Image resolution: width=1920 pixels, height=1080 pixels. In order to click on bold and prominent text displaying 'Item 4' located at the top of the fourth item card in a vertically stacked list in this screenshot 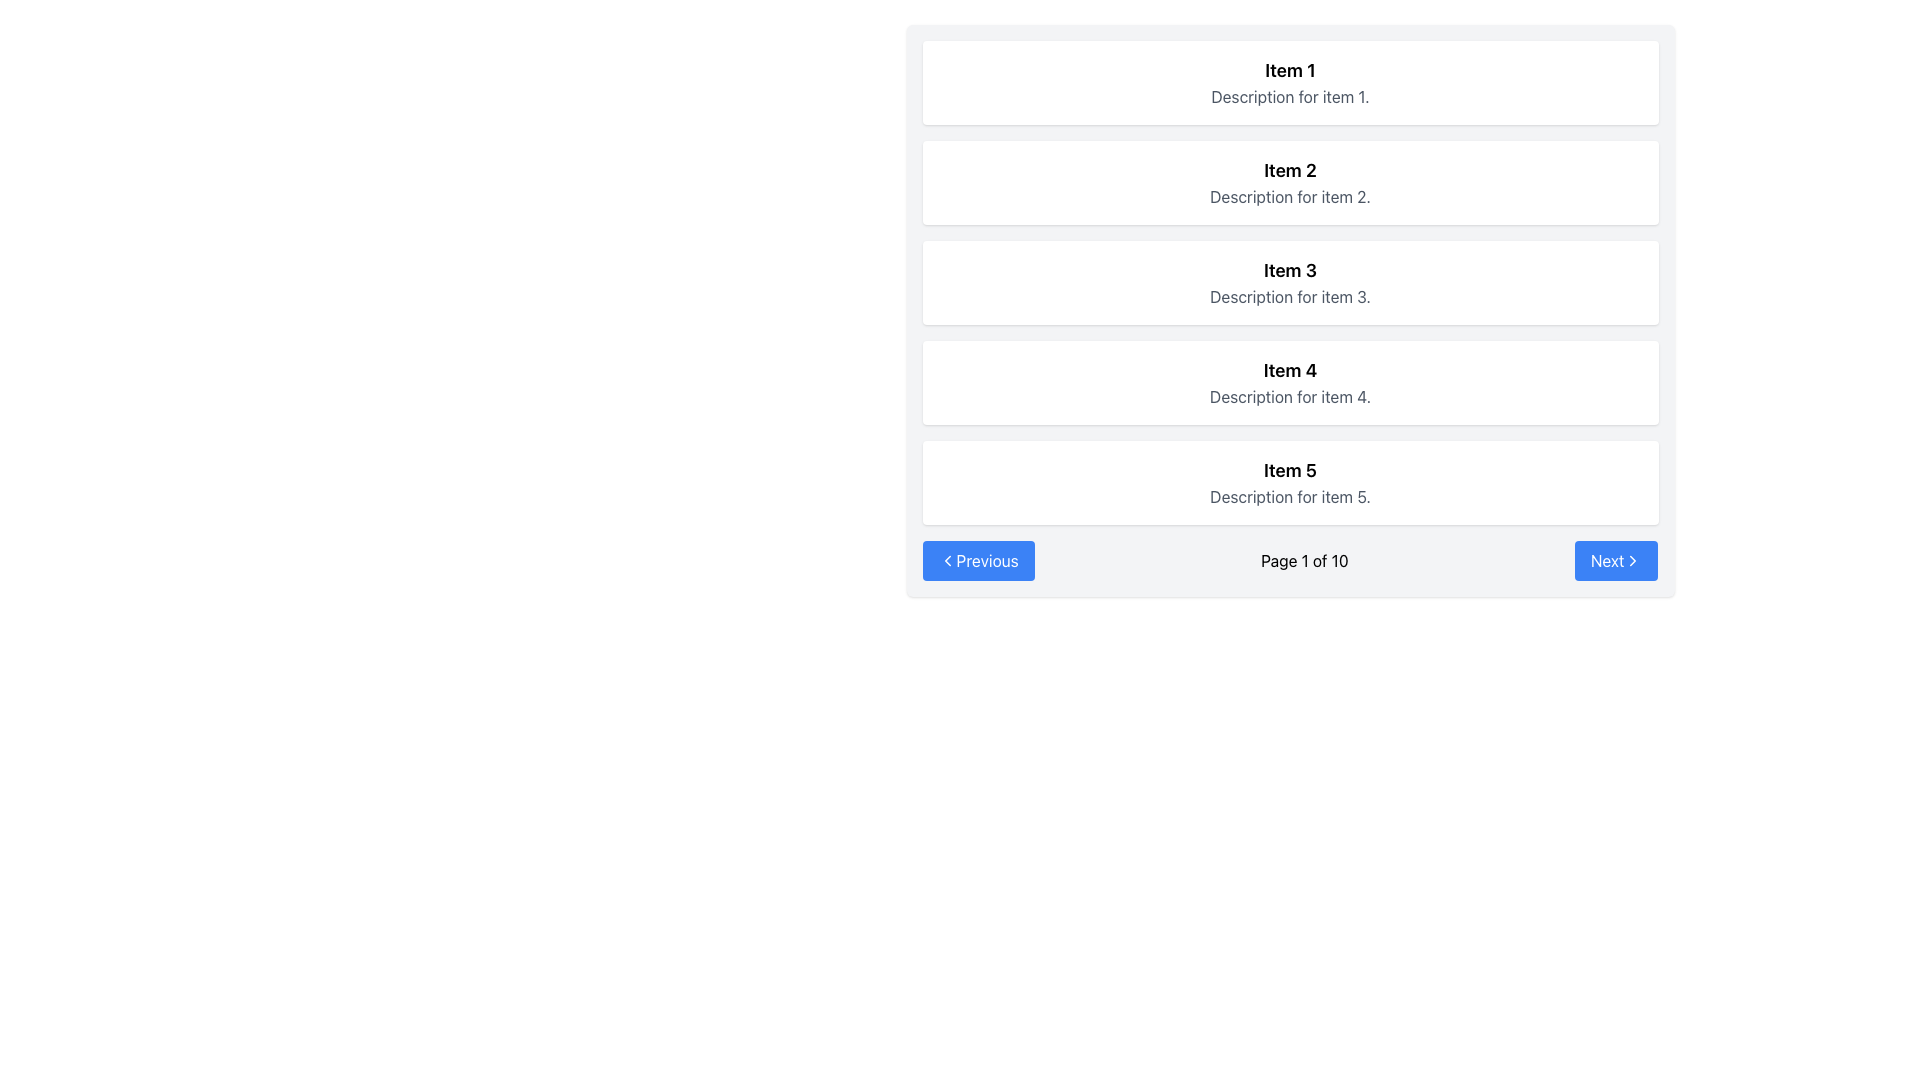, I will do `click(1290, 370)`.